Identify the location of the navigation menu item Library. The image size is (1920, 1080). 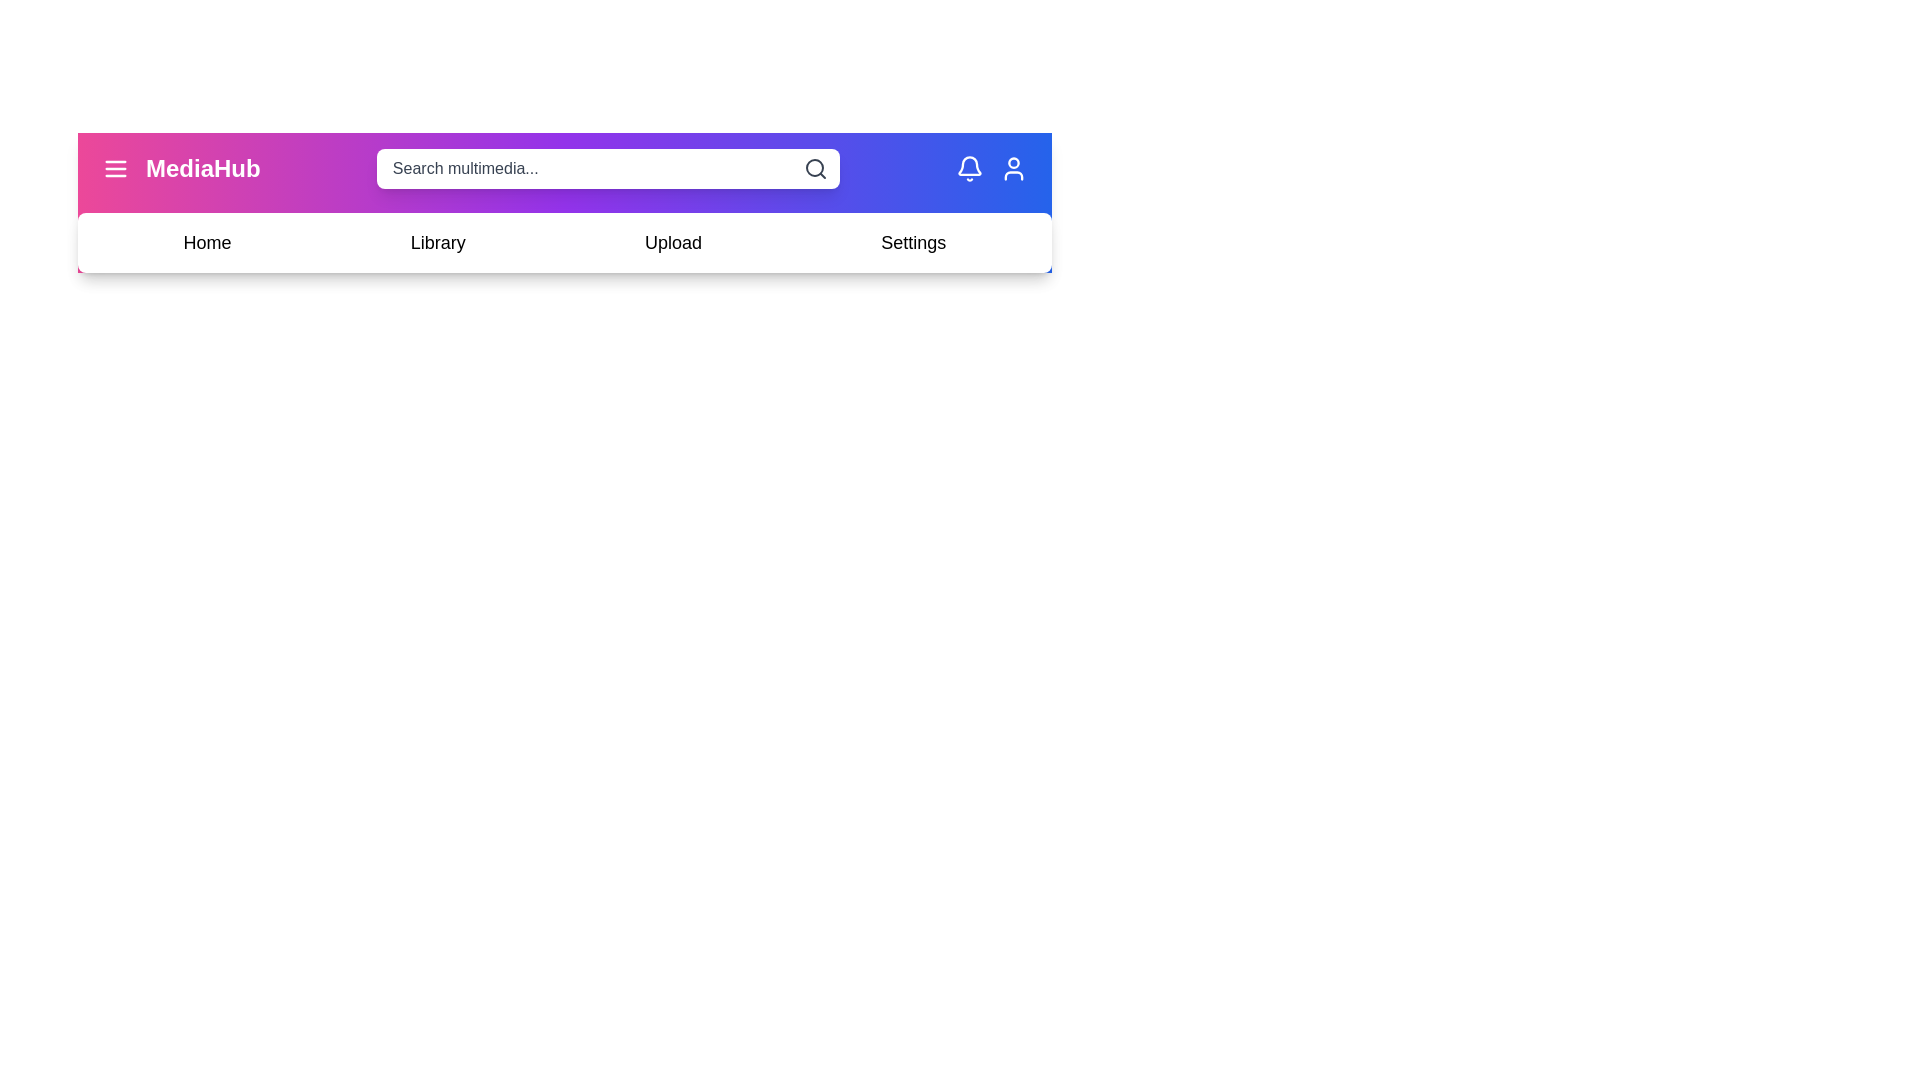
(437, 242).